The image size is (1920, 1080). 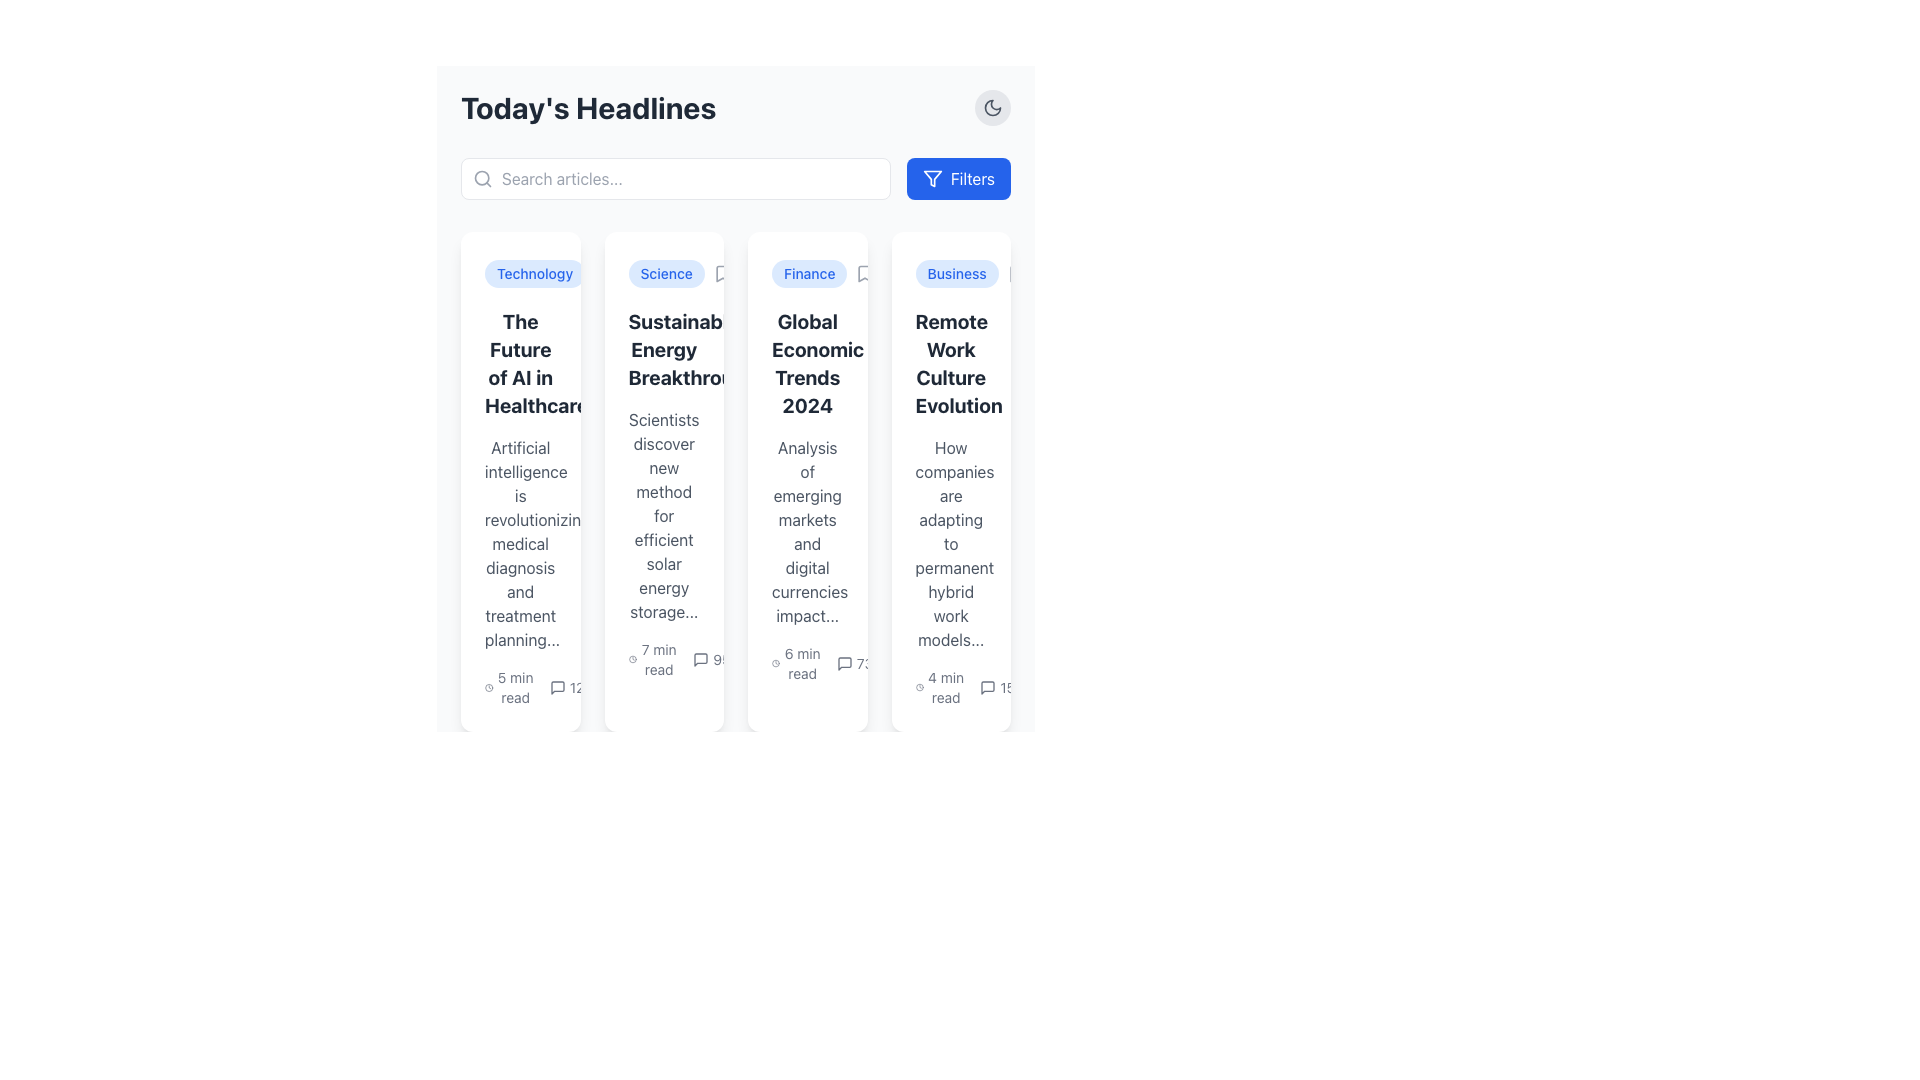 What do you see at coordinates (800, 659) in the screenshot?
I see `the thumbs-up icon located at the bottom of the information card for the article titled 'Global Economic Trends 2024', which is visually represented as a thumbs-up icon for liking or approving content` at bounding box center [800, 659].